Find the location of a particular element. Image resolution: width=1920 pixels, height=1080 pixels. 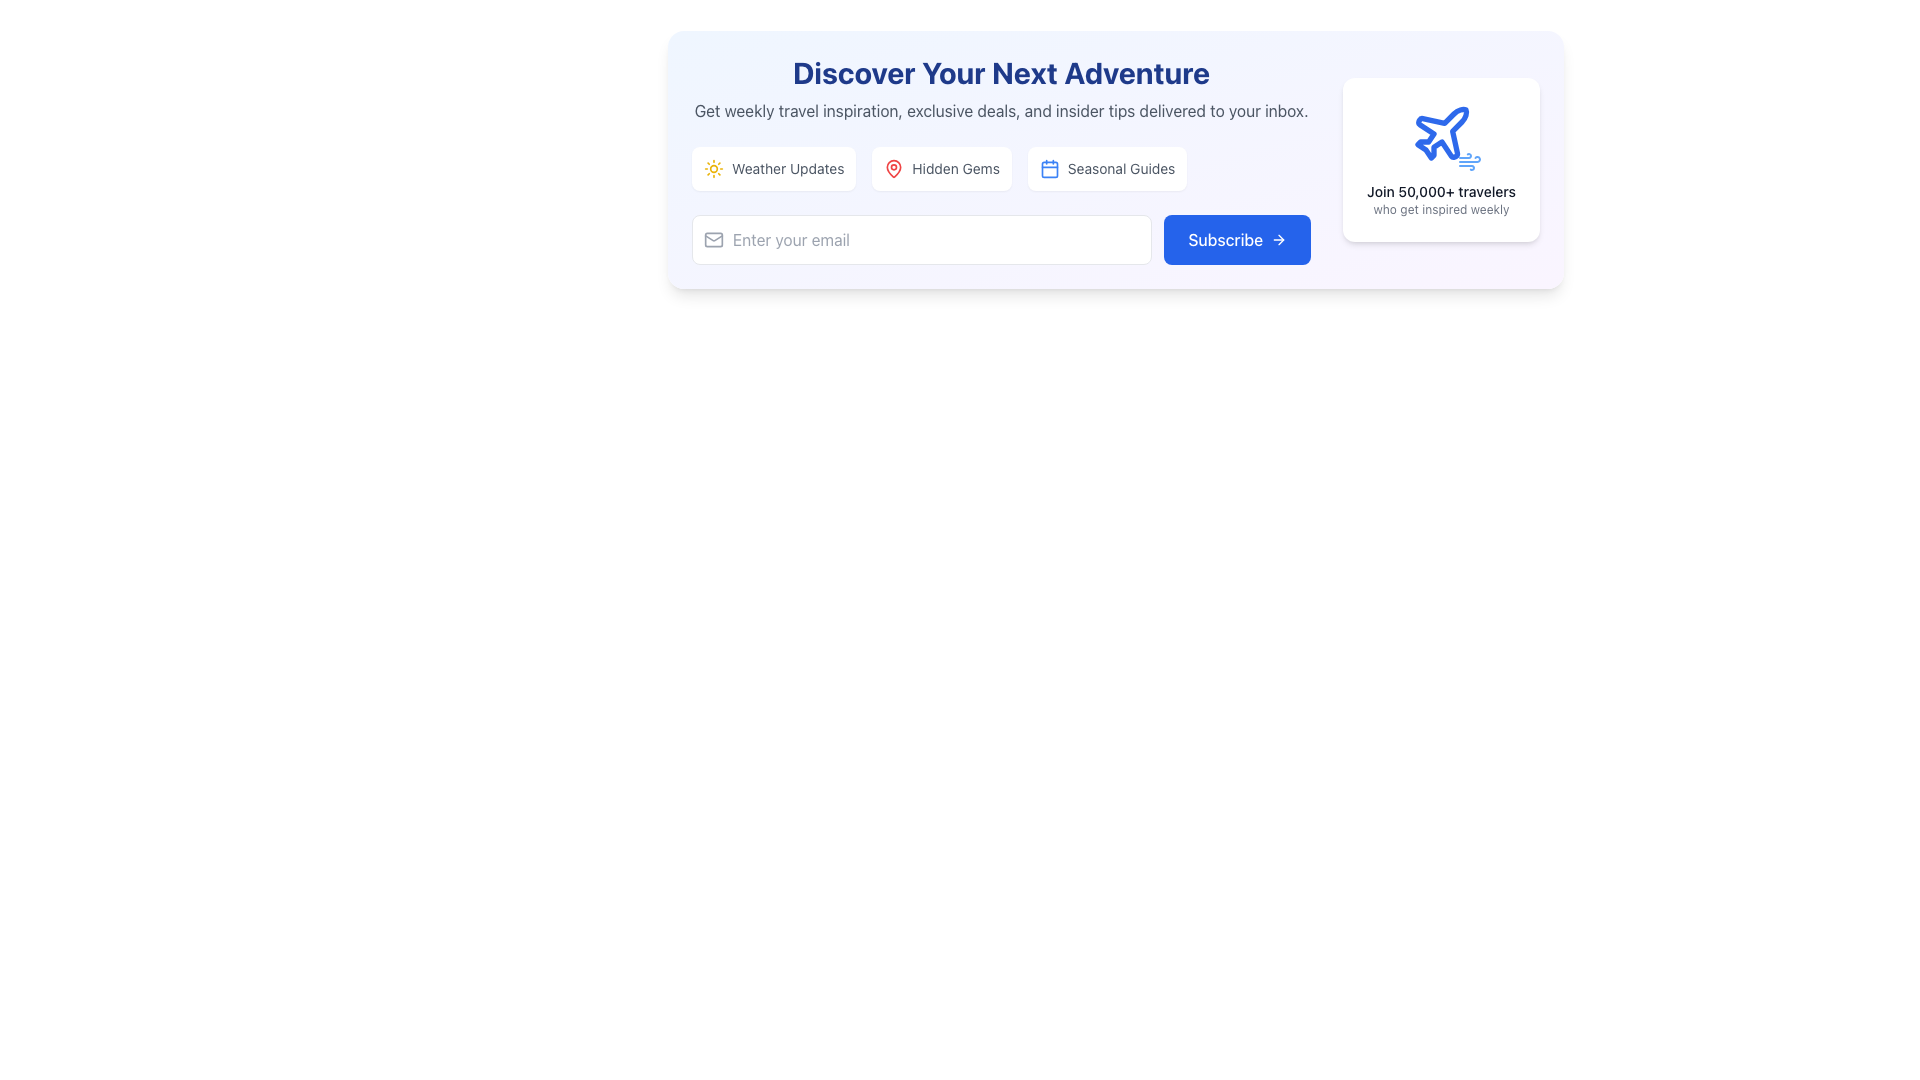

the small gray envelope icon located to the left of the text input field, which has a modern design and rounded edges is located at coordinates (714, 238).